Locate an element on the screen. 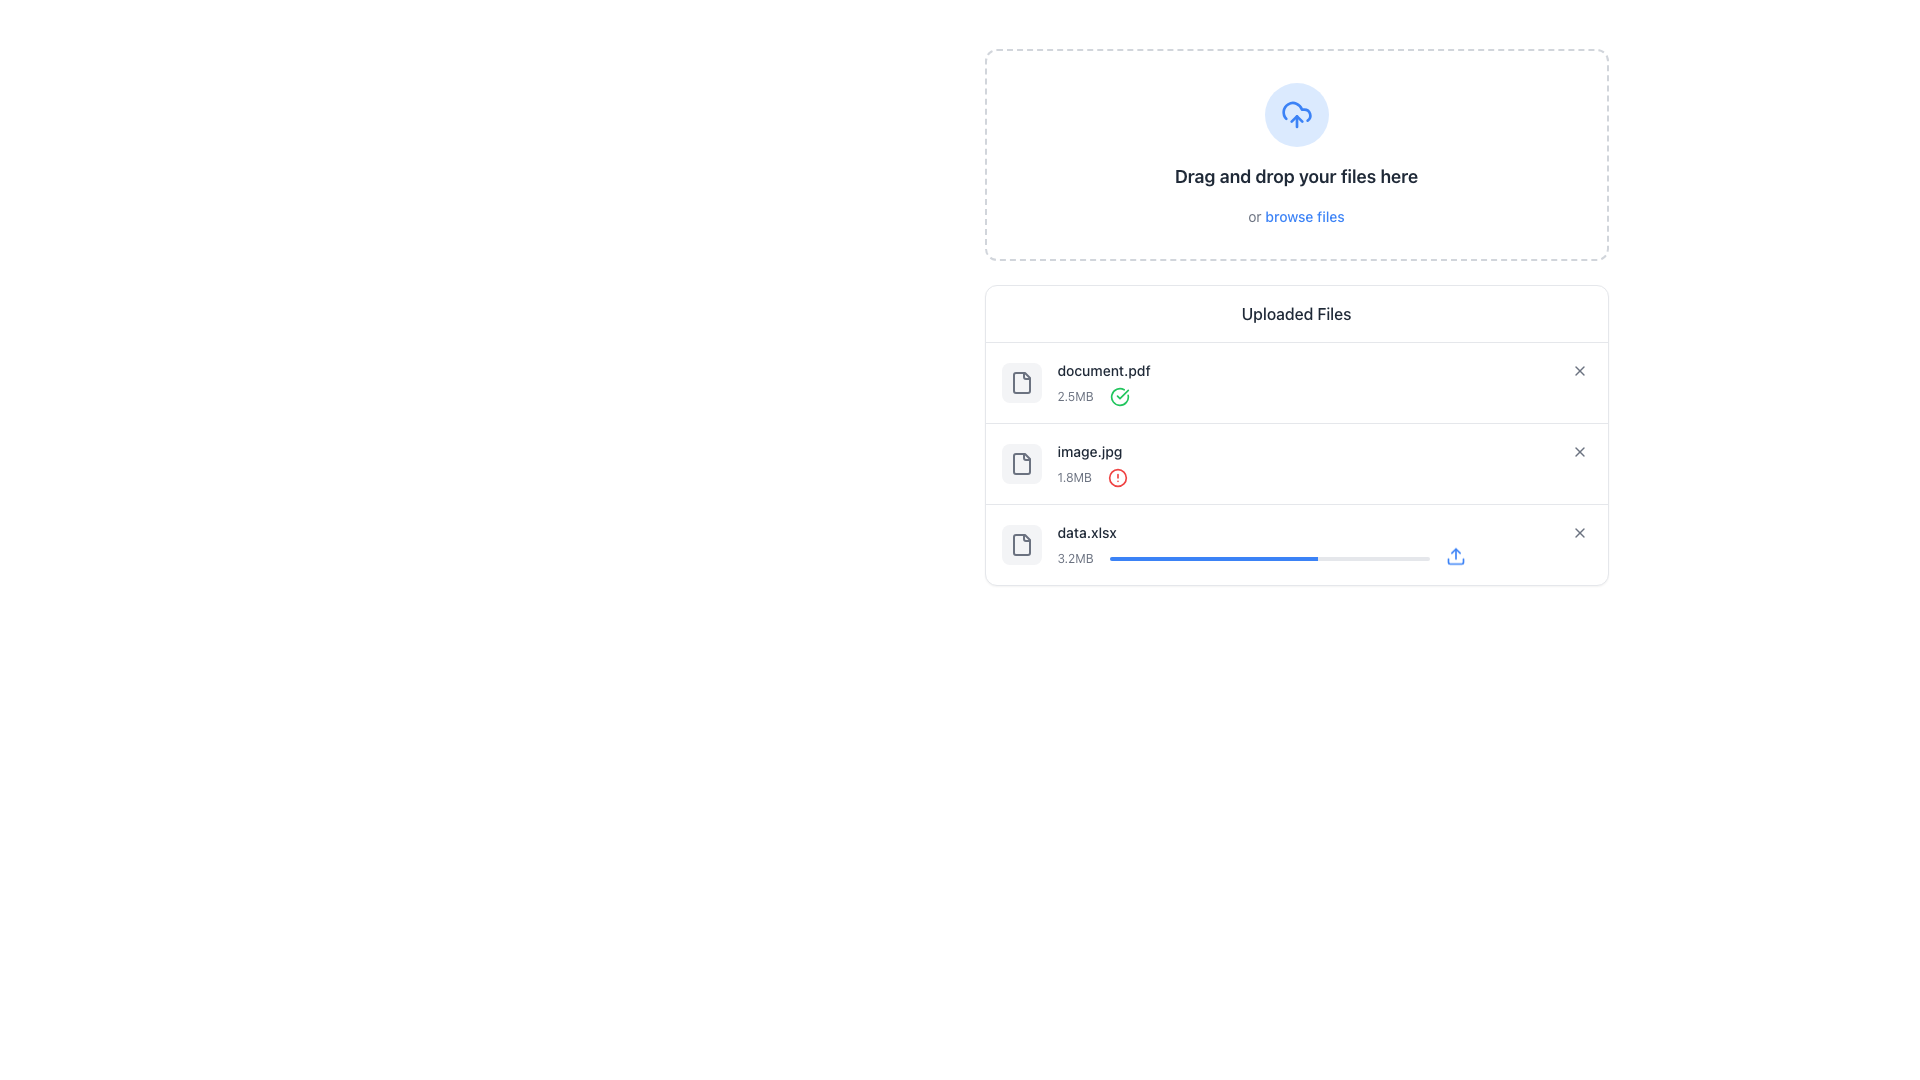  the alert icon indicating an issue related to the file 'image.jpg' in the file upload list is located at coordinates (1117, 478).